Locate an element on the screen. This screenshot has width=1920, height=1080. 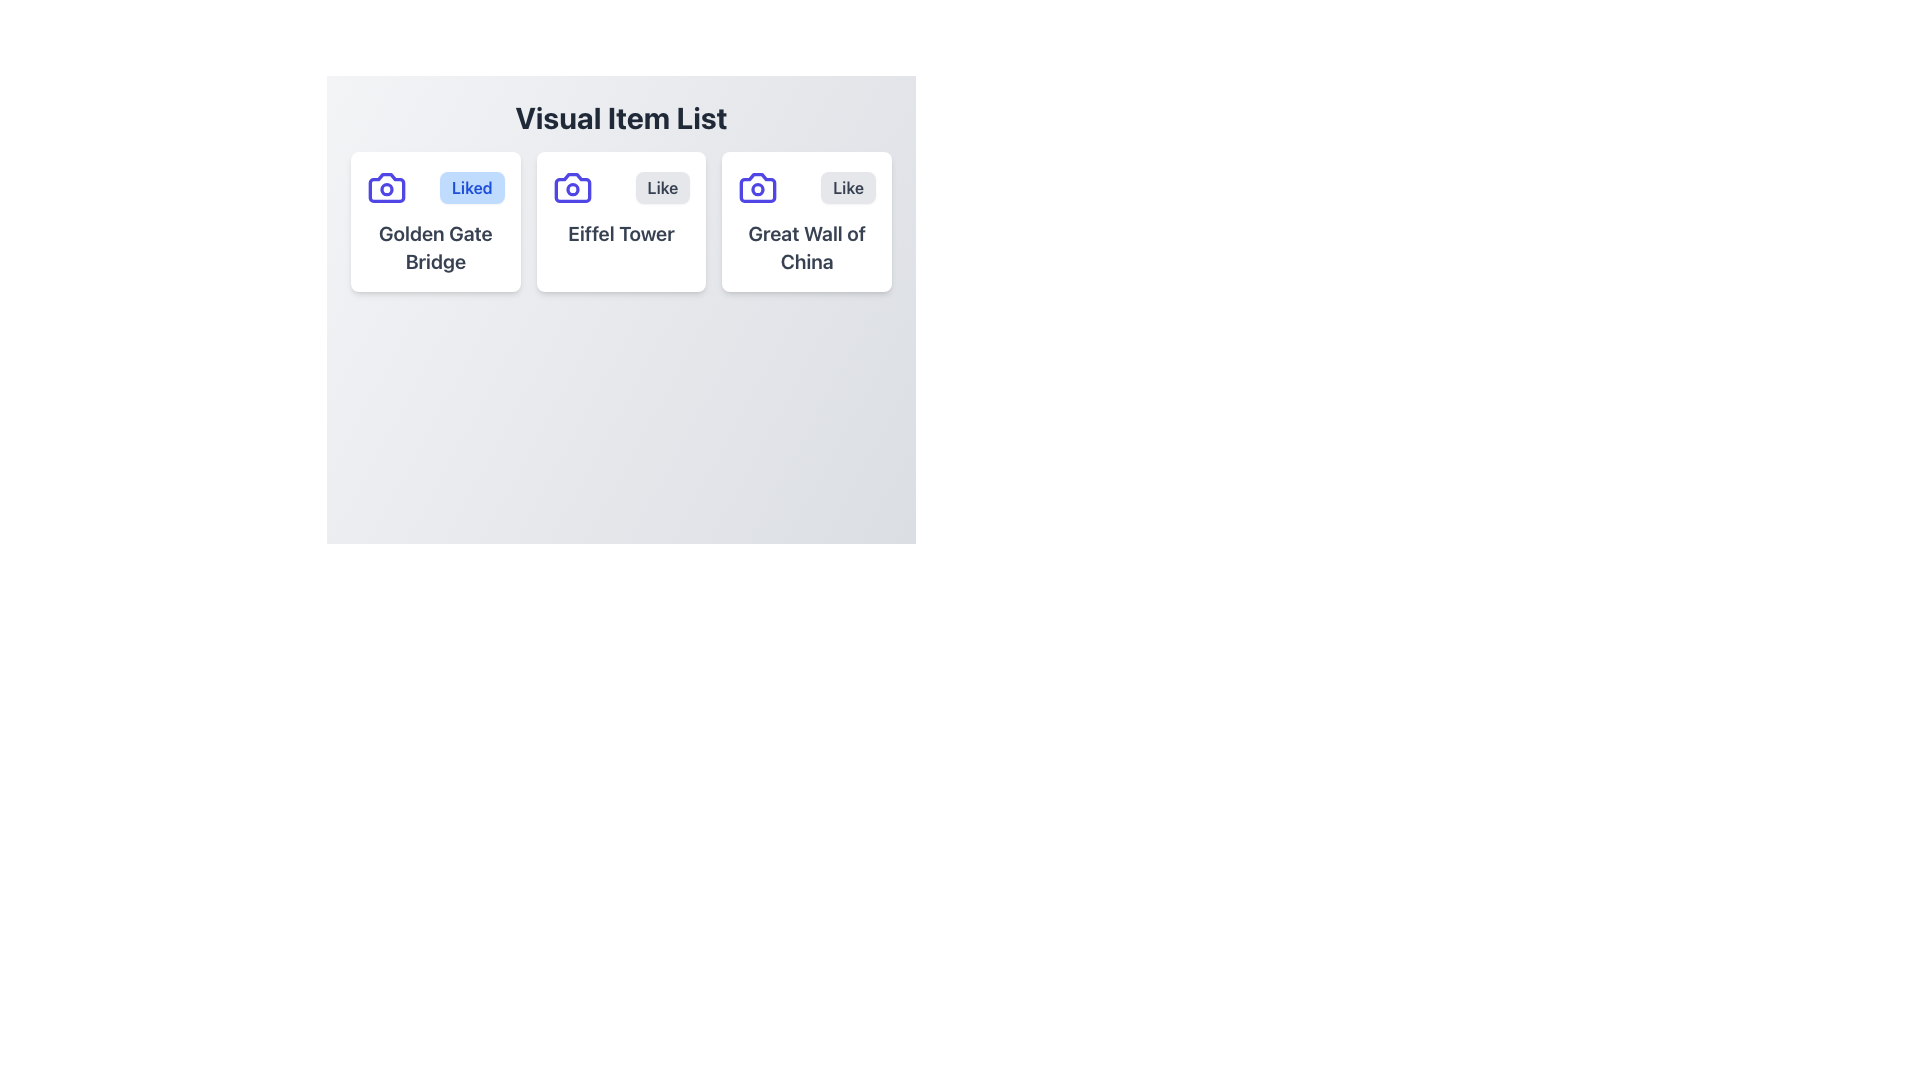
the Card component representing 'Golden Gate Bridge', which is marked as 'Liked' and is the first in a series of three horizontal cards is located at coordinates (434, 222).